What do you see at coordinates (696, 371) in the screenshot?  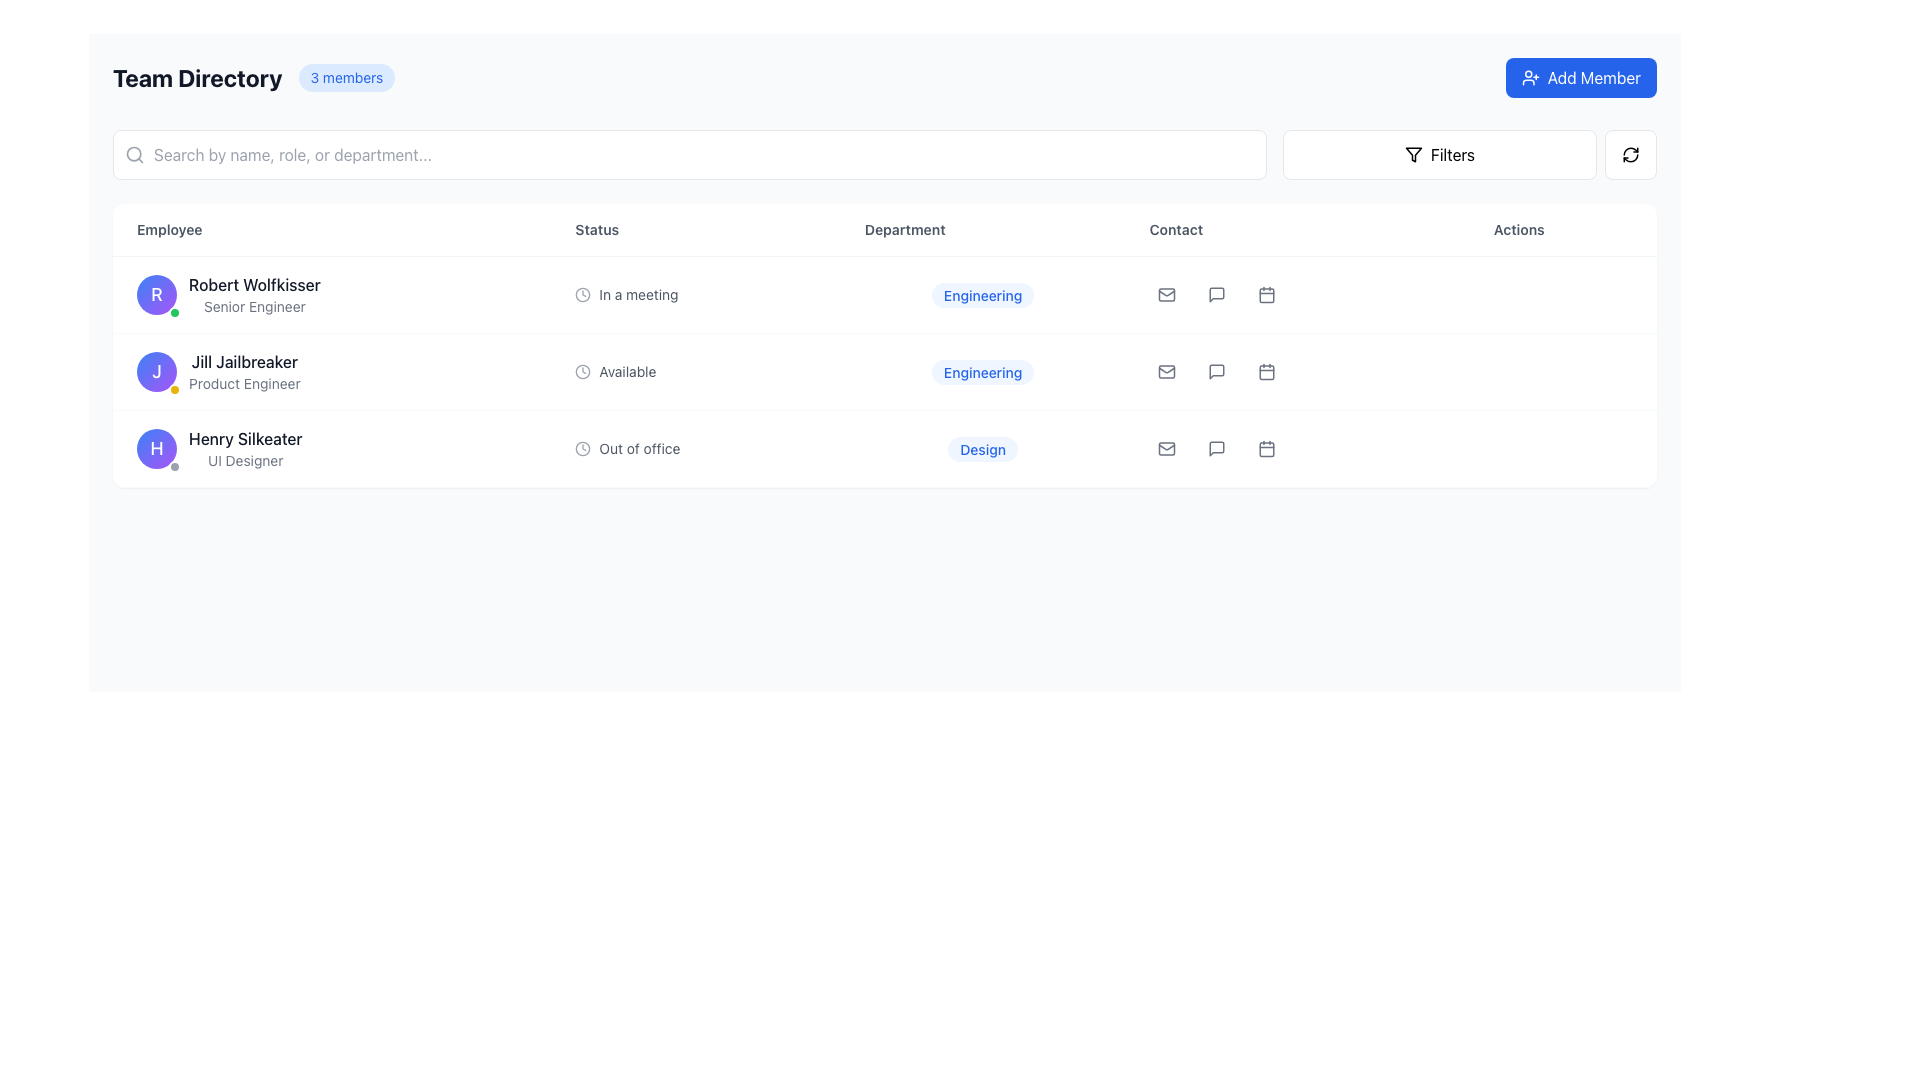 I see `the availability status indicator for employee 'Jill Jailbreaker' in the 'Status' column of the team directory table` at bounding box center [696, 371].